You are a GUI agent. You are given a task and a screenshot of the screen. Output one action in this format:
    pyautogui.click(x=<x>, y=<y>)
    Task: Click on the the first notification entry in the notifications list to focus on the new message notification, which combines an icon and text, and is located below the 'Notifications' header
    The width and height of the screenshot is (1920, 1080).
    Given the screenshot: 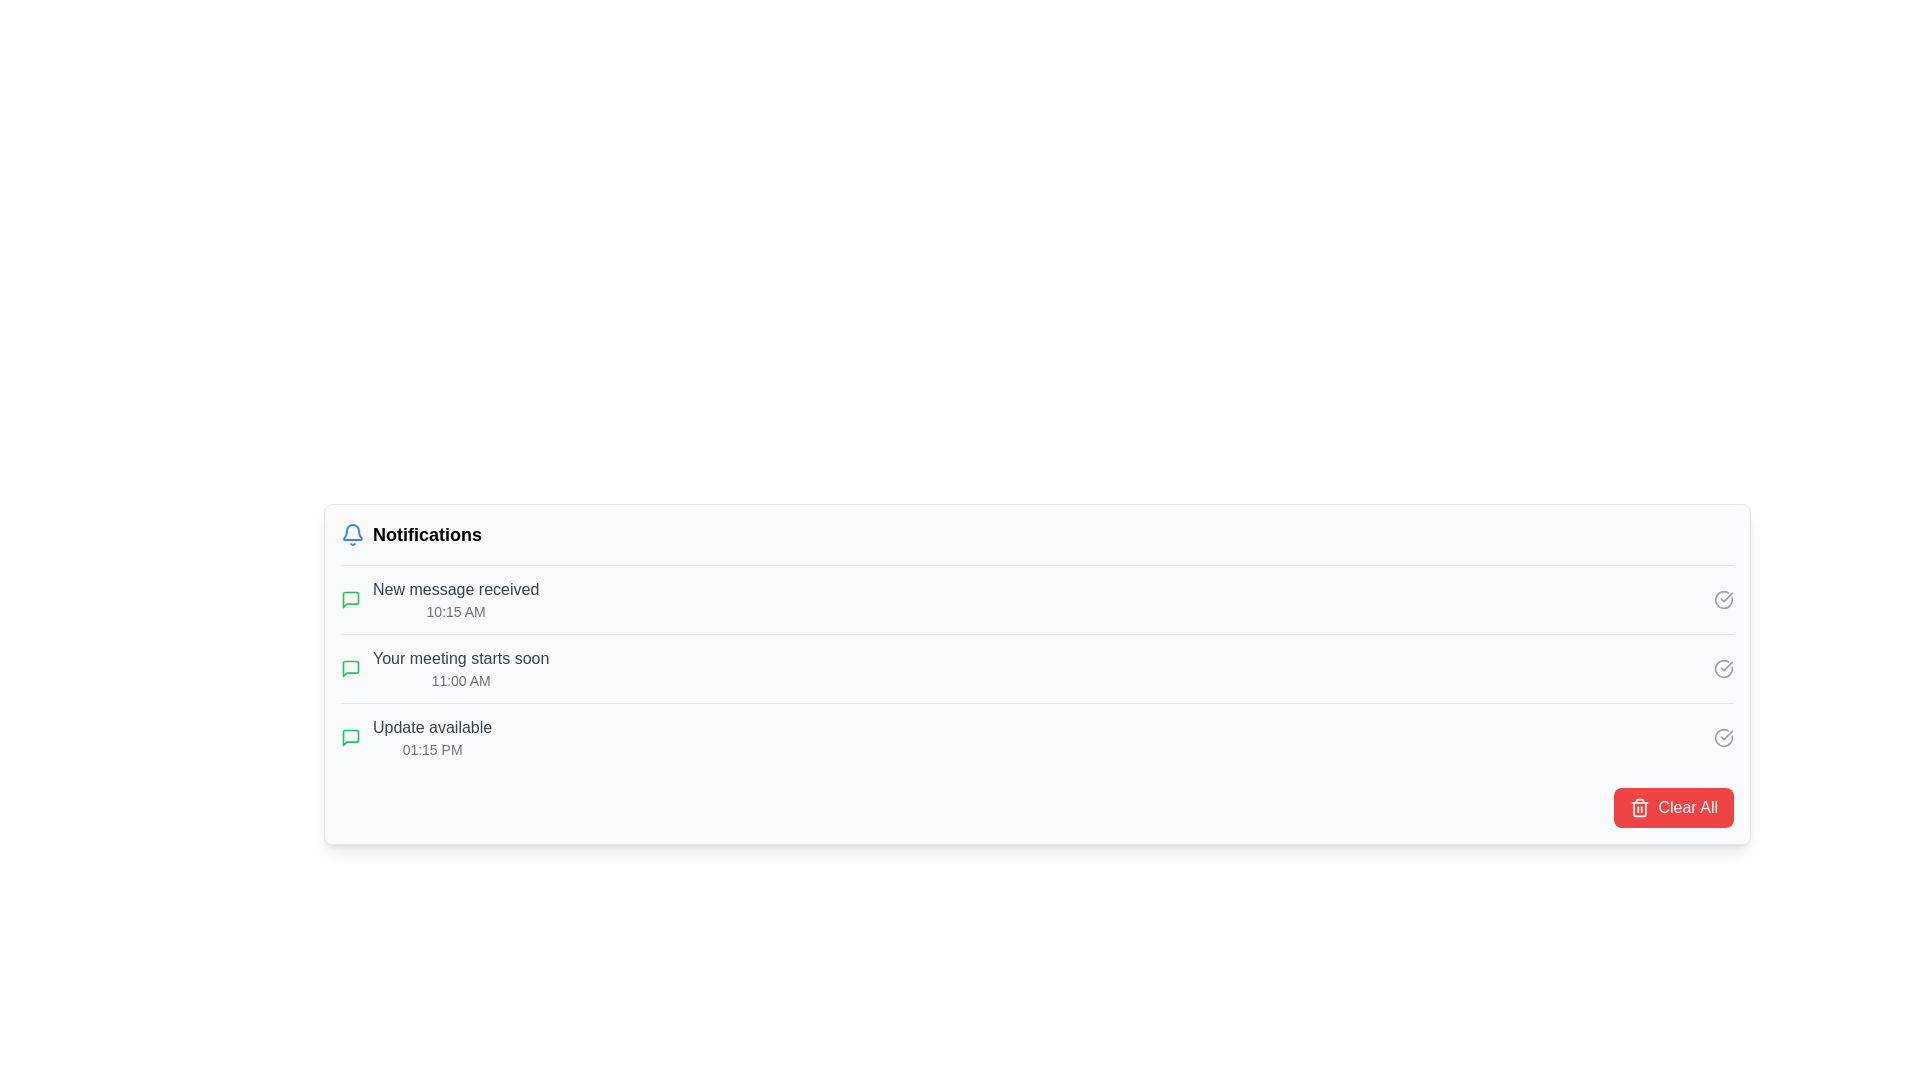 What is the action you would take?
    pyautogui.click(x=439, y=599)
    